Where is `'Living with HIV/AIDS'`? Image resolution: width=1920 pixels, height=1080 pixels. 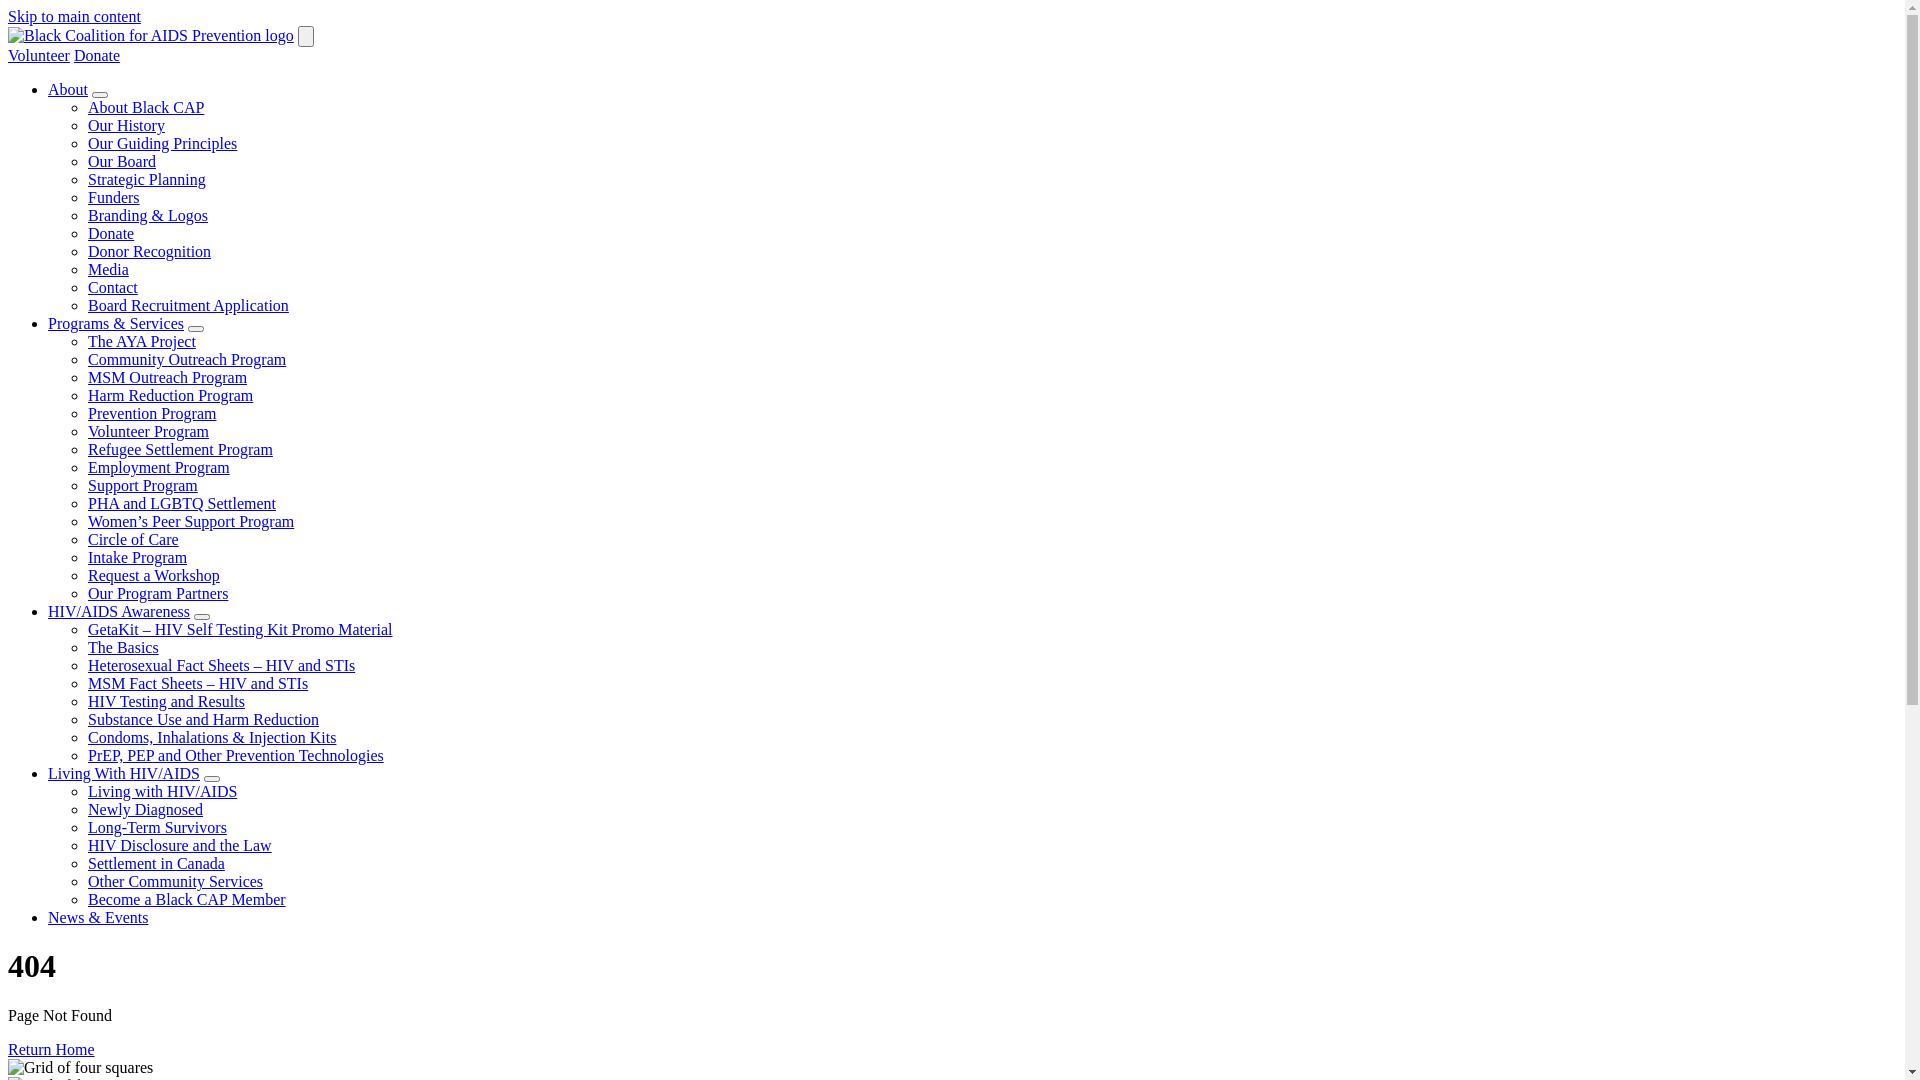
'Living with HIV/AIDS' is located at coordinates (86, 790).